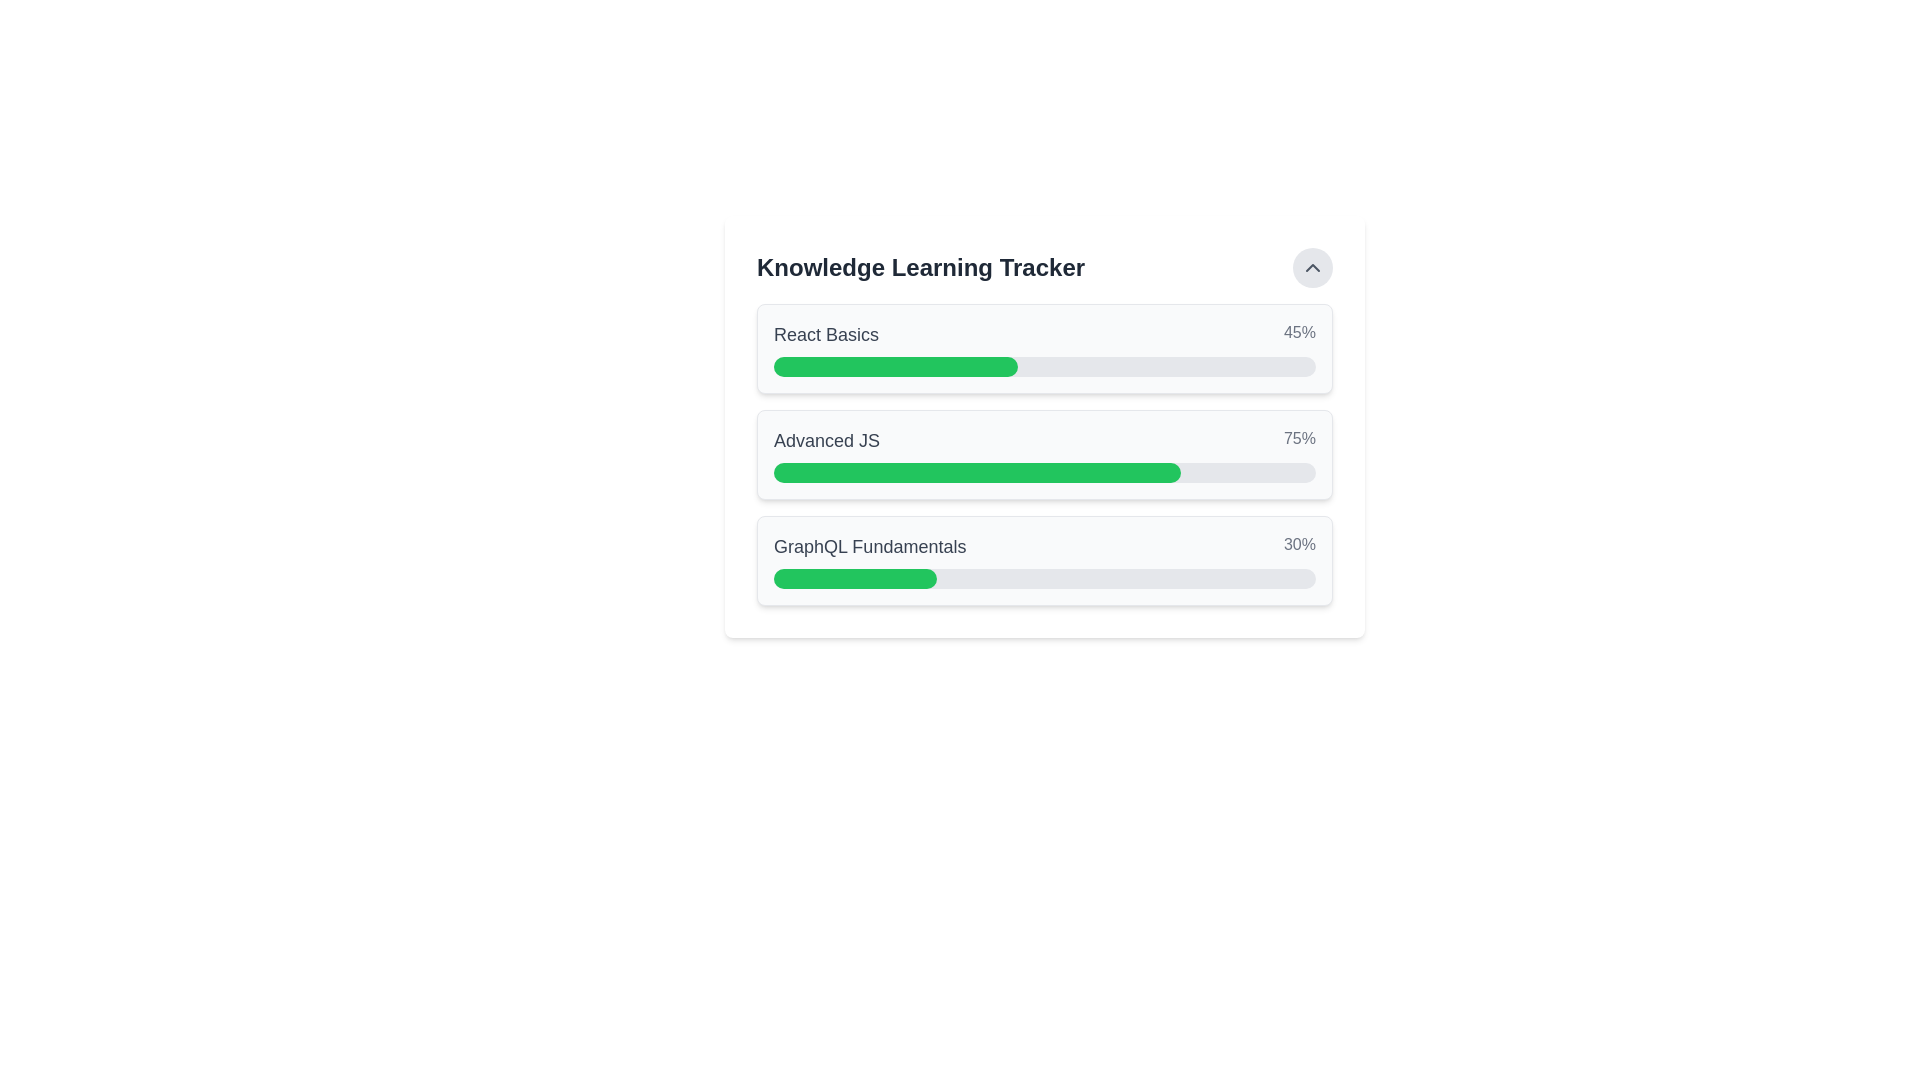 This screenshot has height=1080, width=1920. Describe the element at coordinates (1044, 455) in the screenshot. I see `the second progress bar in the 'Knowledge Learning Tracker' section that visualizes the user's progress in the 'Advanced JS' course, indicating 75% completion` at that location.